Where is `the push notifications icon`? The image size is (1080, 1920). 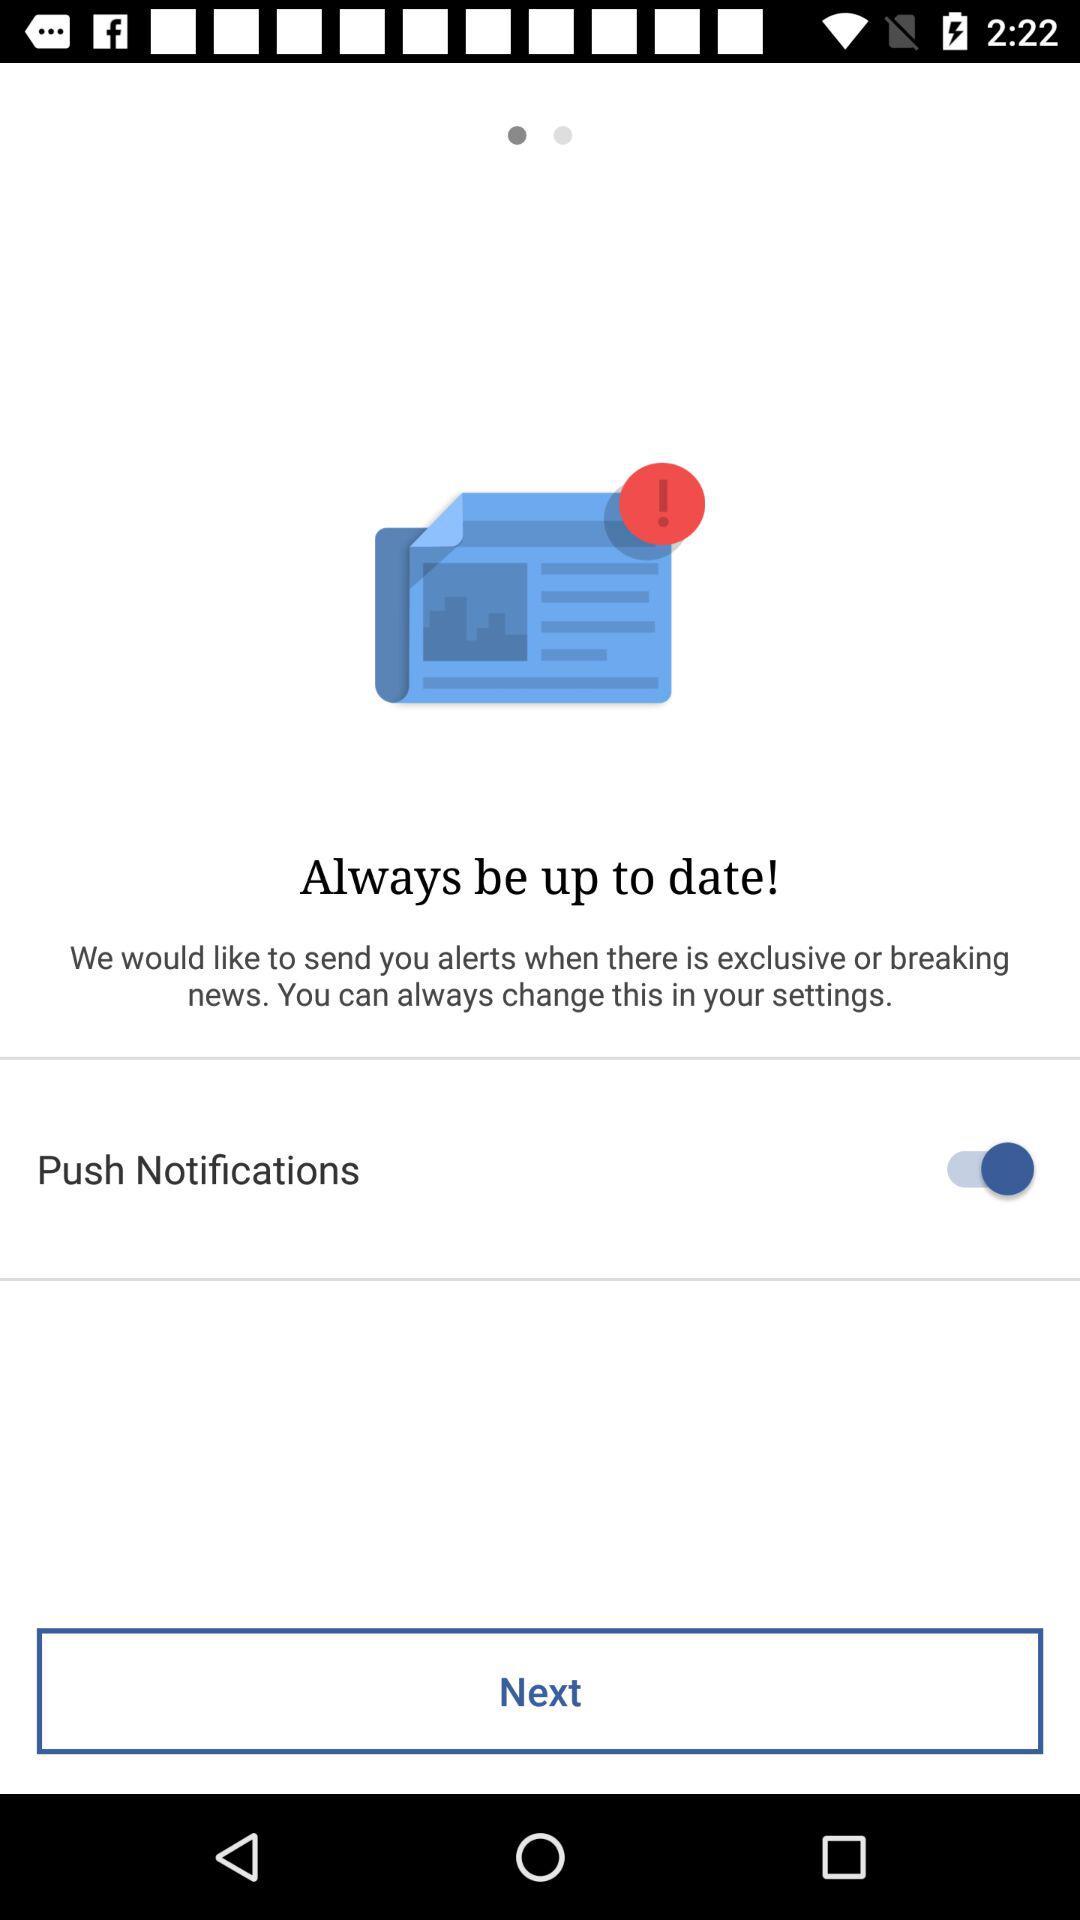
the push notifications icon is located at coordinates (540, 1168).